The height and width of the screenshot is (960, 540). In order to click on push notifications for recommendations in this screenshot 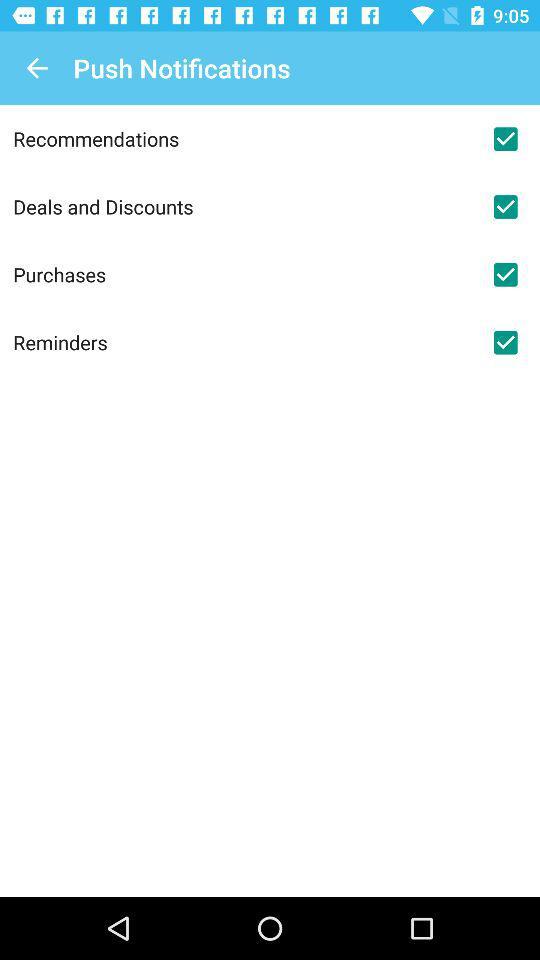, I will do `click(504, 138)`.